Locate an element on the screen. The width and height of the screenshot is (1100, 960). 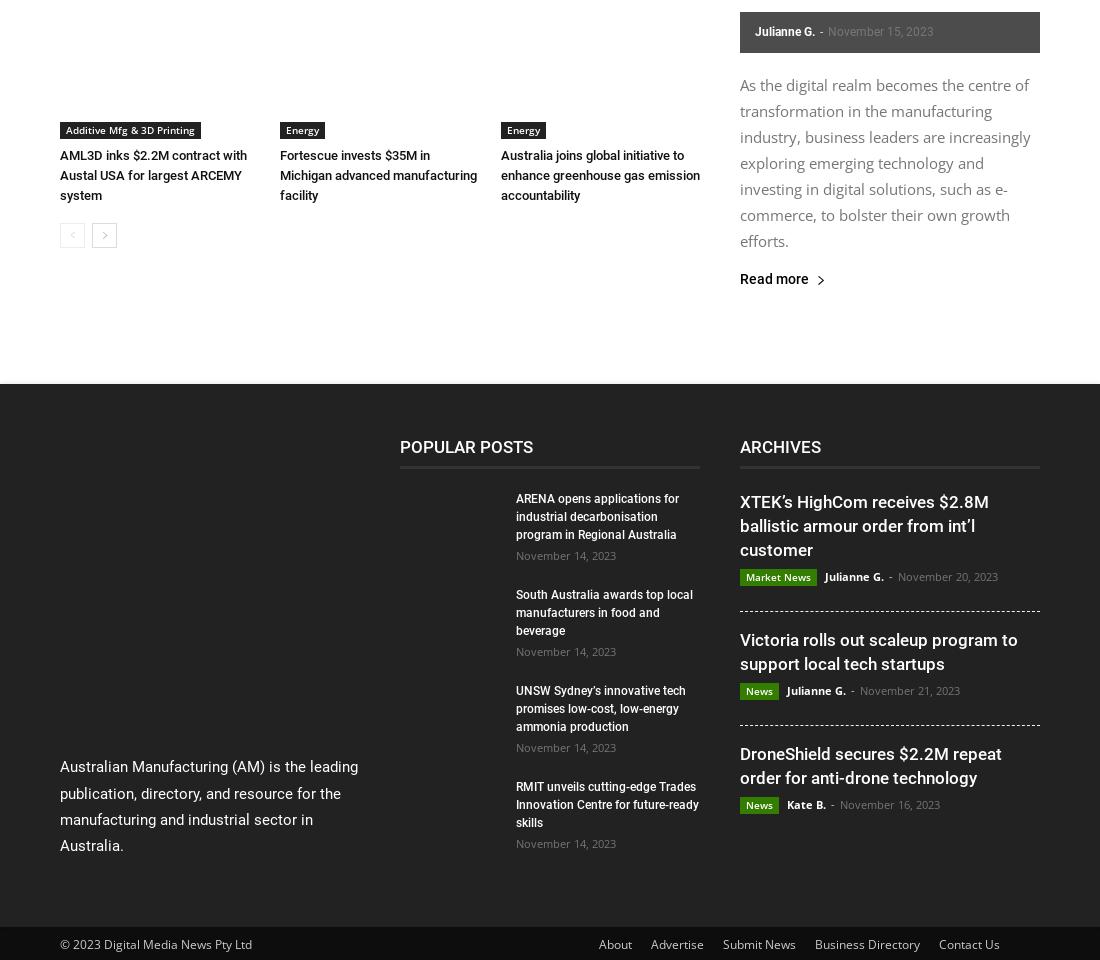
'RMIT unveils cutting-edge Trades Innovation Centre for future-ready skills' is located at coordinates (516, 804).